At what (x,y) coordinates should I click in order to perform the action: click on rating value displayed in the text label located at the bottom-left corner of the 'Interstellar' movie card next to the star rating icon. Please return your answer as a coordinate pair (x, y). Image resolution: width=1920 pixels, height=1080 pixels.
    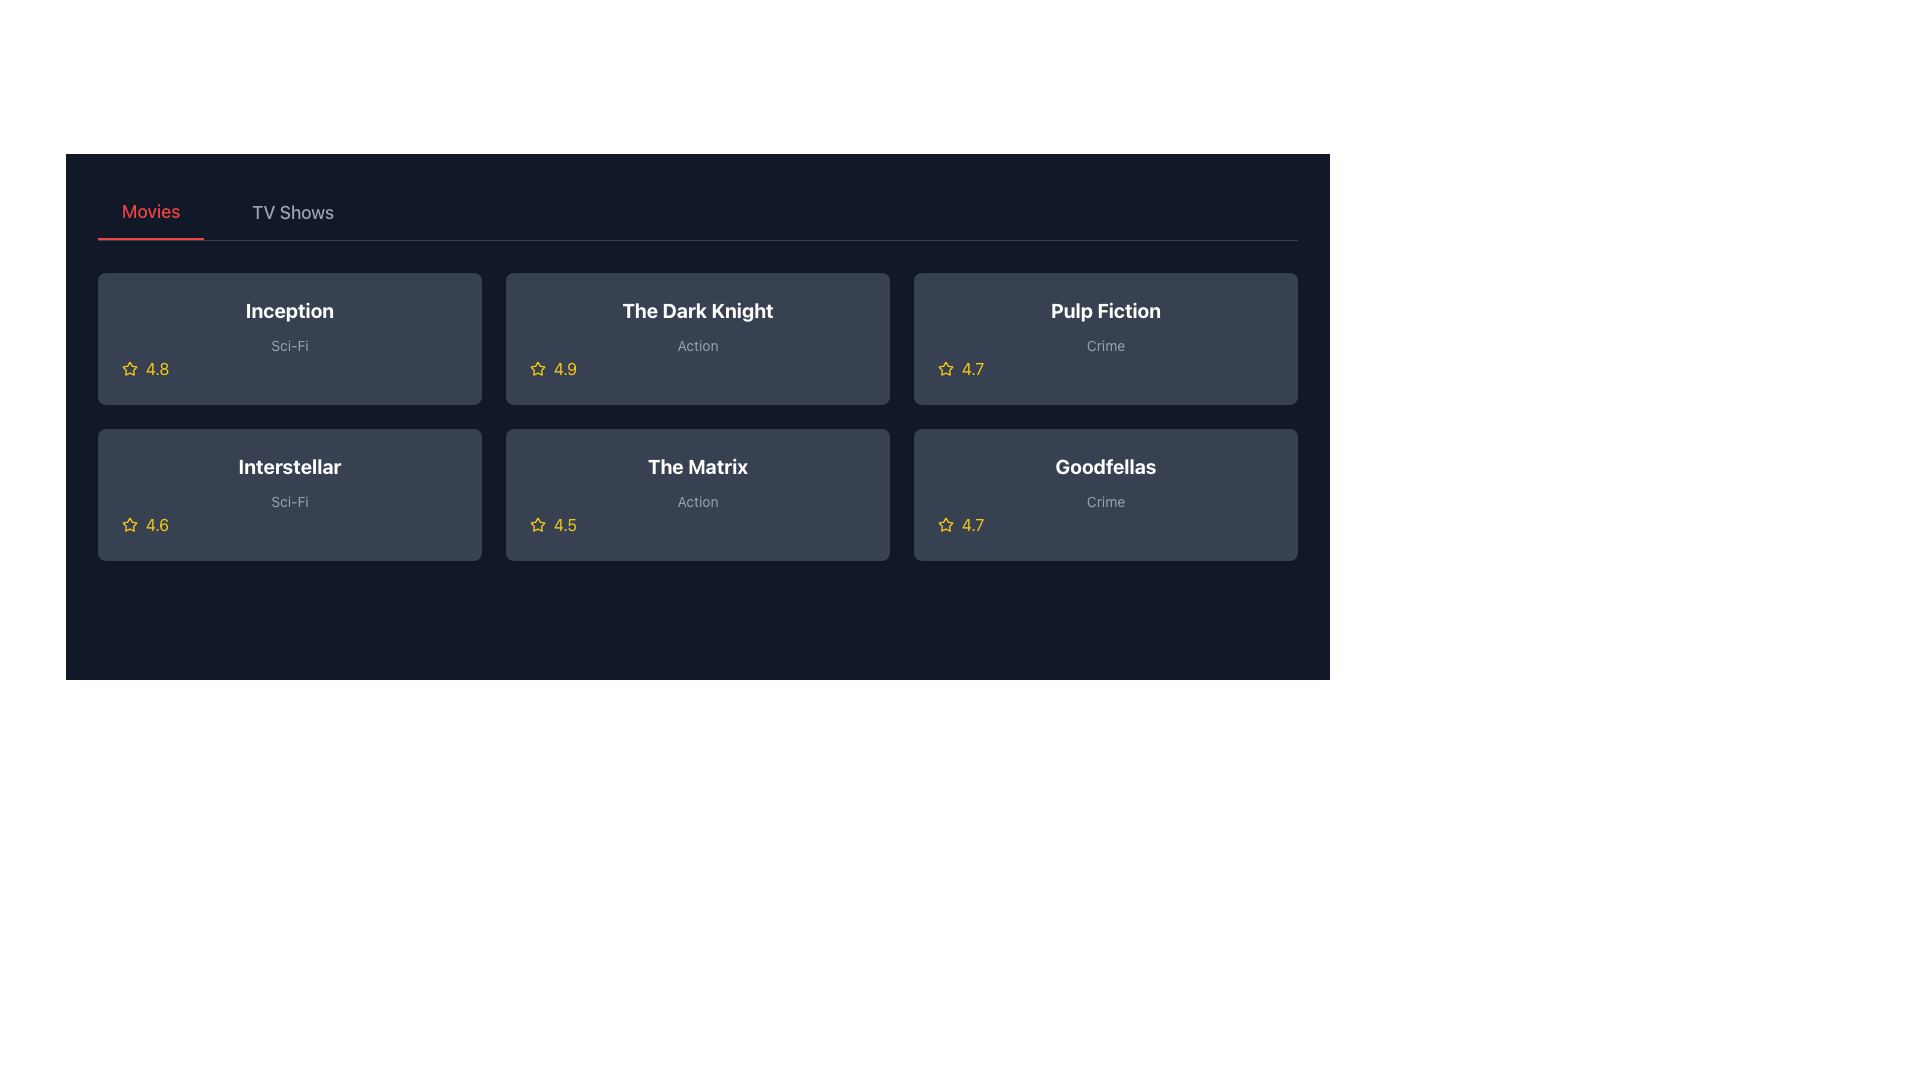
    Looking at the image, I should click on (156, 523).